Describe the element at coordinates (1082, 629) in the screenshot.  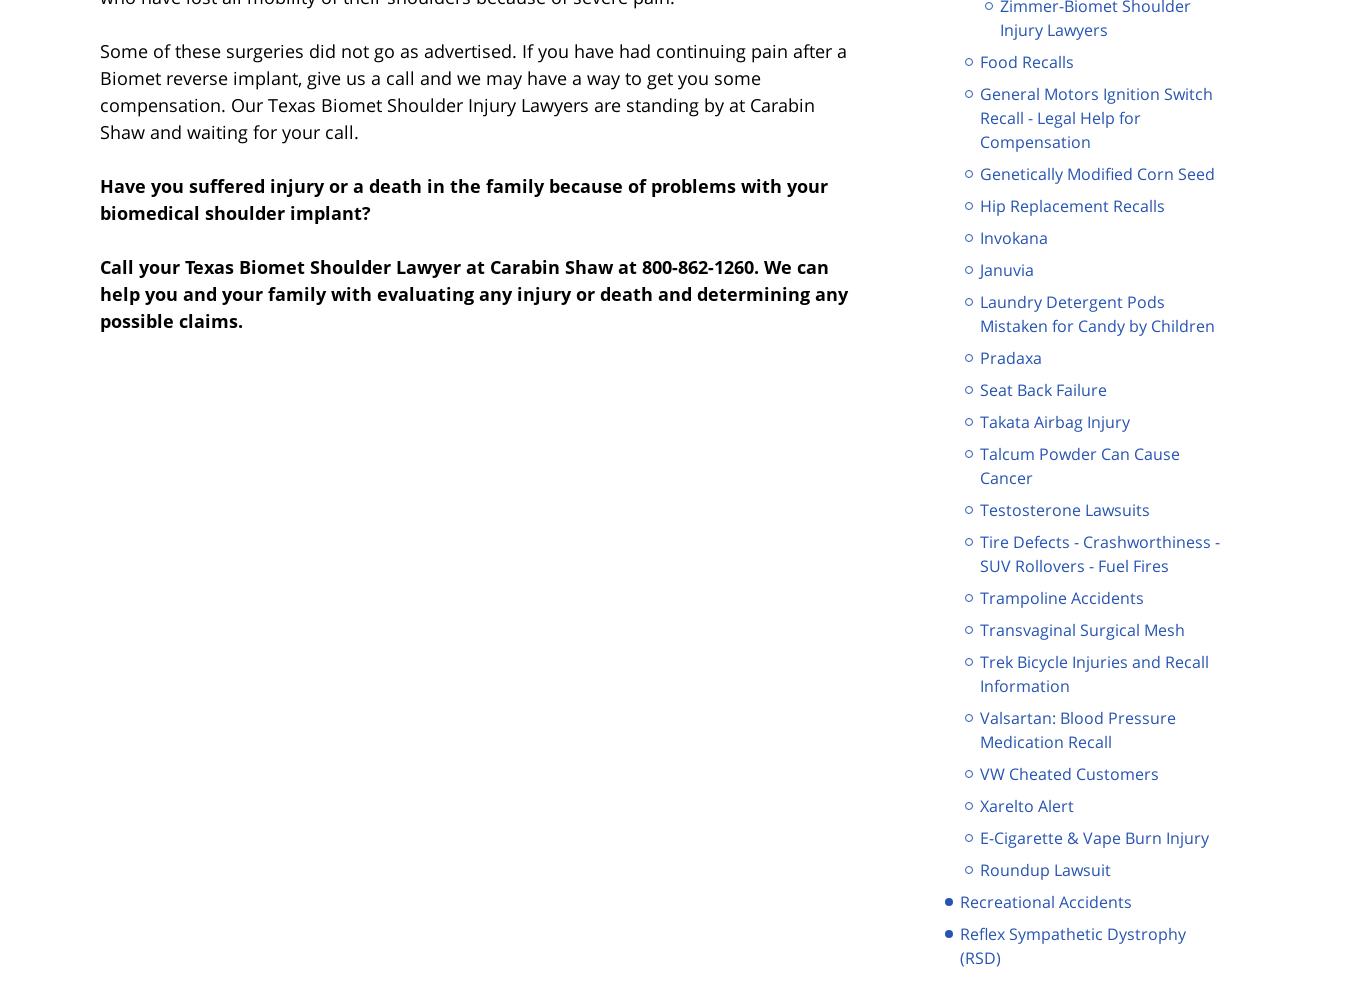
I see `'Transvaginal Surgical Mesh'` at that location.